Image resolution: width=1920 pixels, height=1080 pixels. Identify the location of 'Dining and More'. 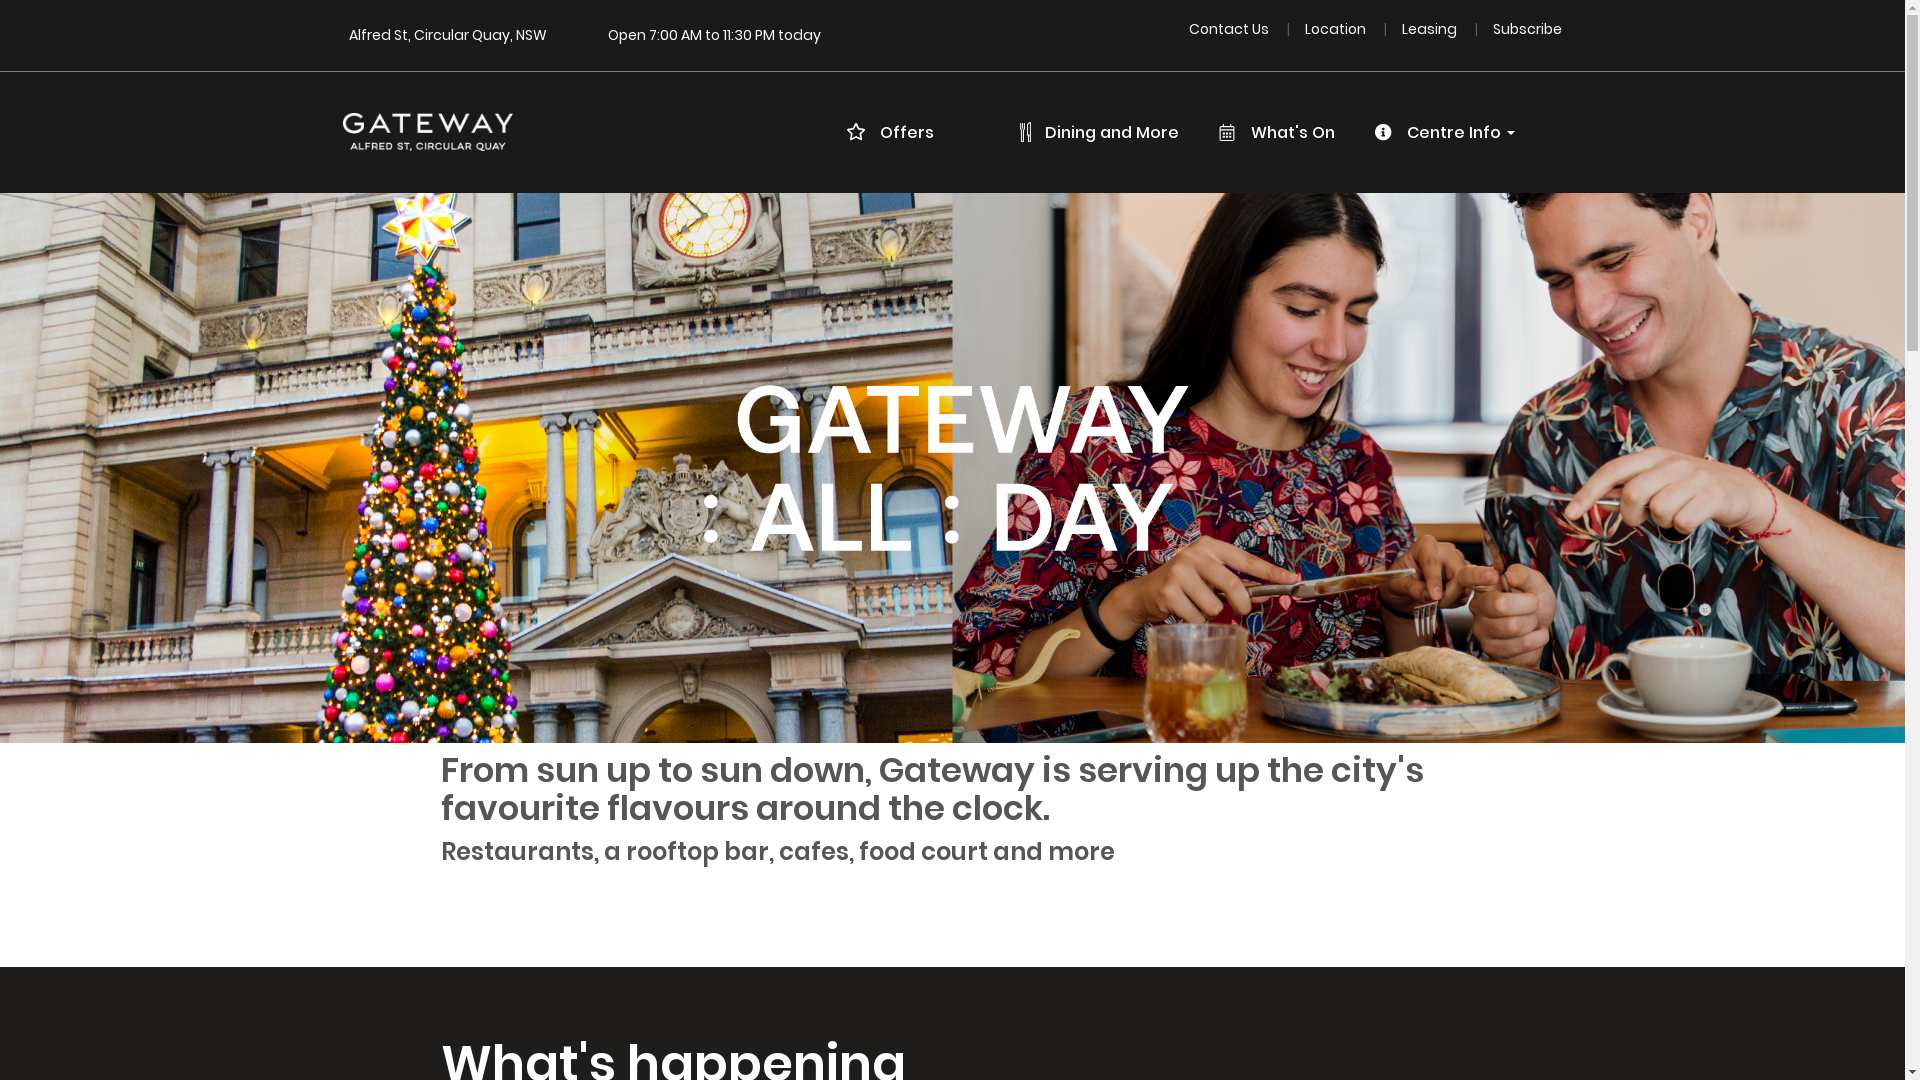
(1107, 132).